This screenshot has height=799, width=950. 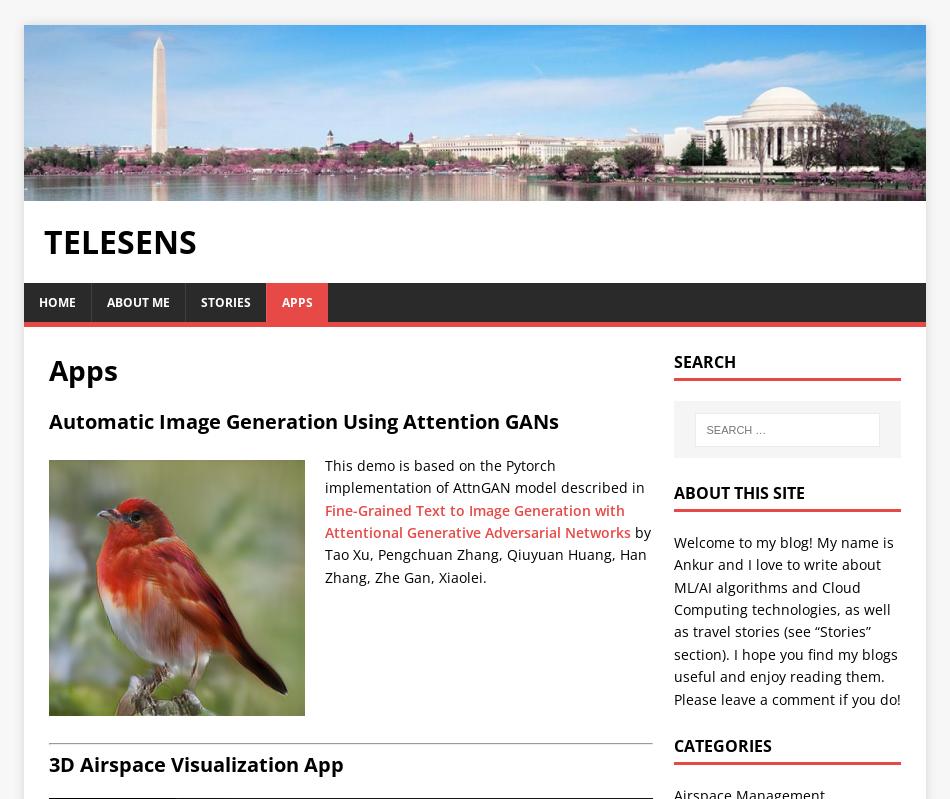 What do you see at coordinates (721, 744) in the screenshot?
I see `'Categories'` at bounding box center [721, 744].